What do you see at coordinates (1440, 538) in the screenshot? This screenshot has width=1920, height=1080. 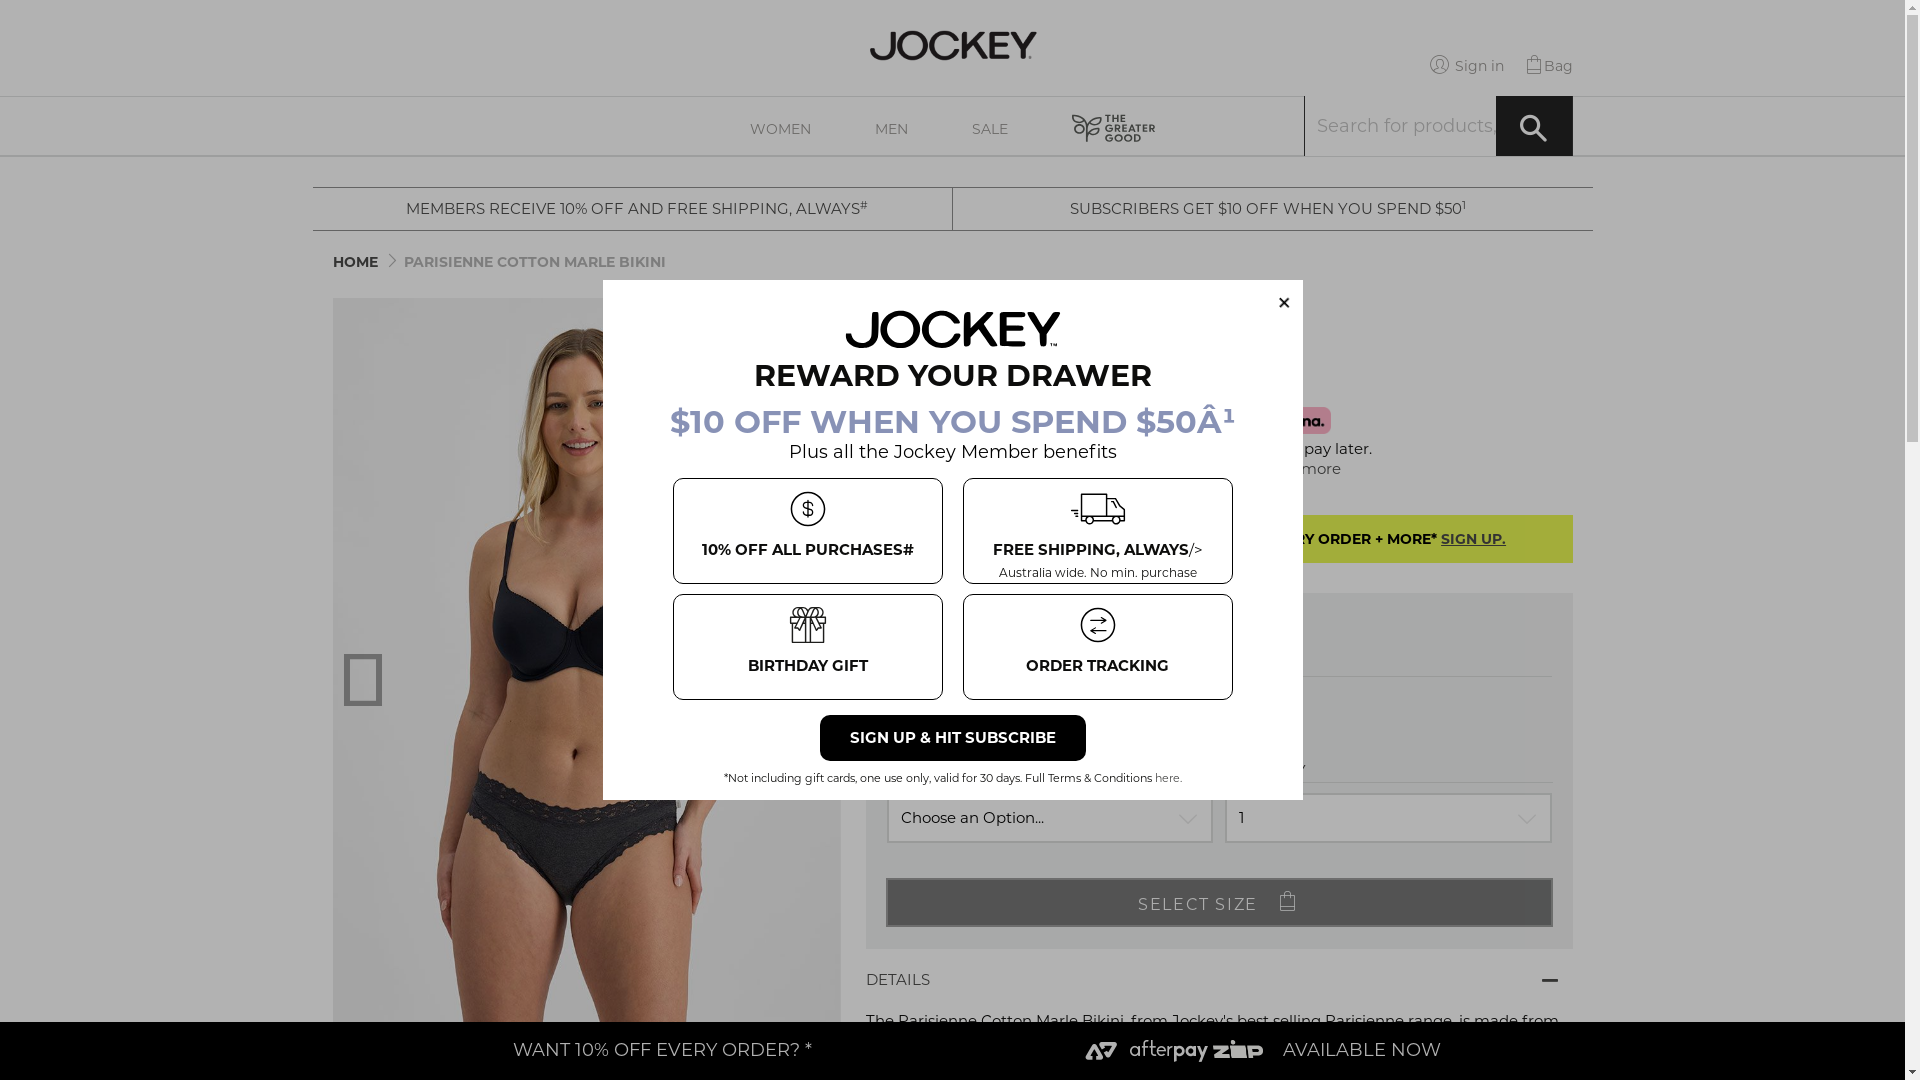 I see `'SIGN UP.'` at bounding box center [1440, 538].